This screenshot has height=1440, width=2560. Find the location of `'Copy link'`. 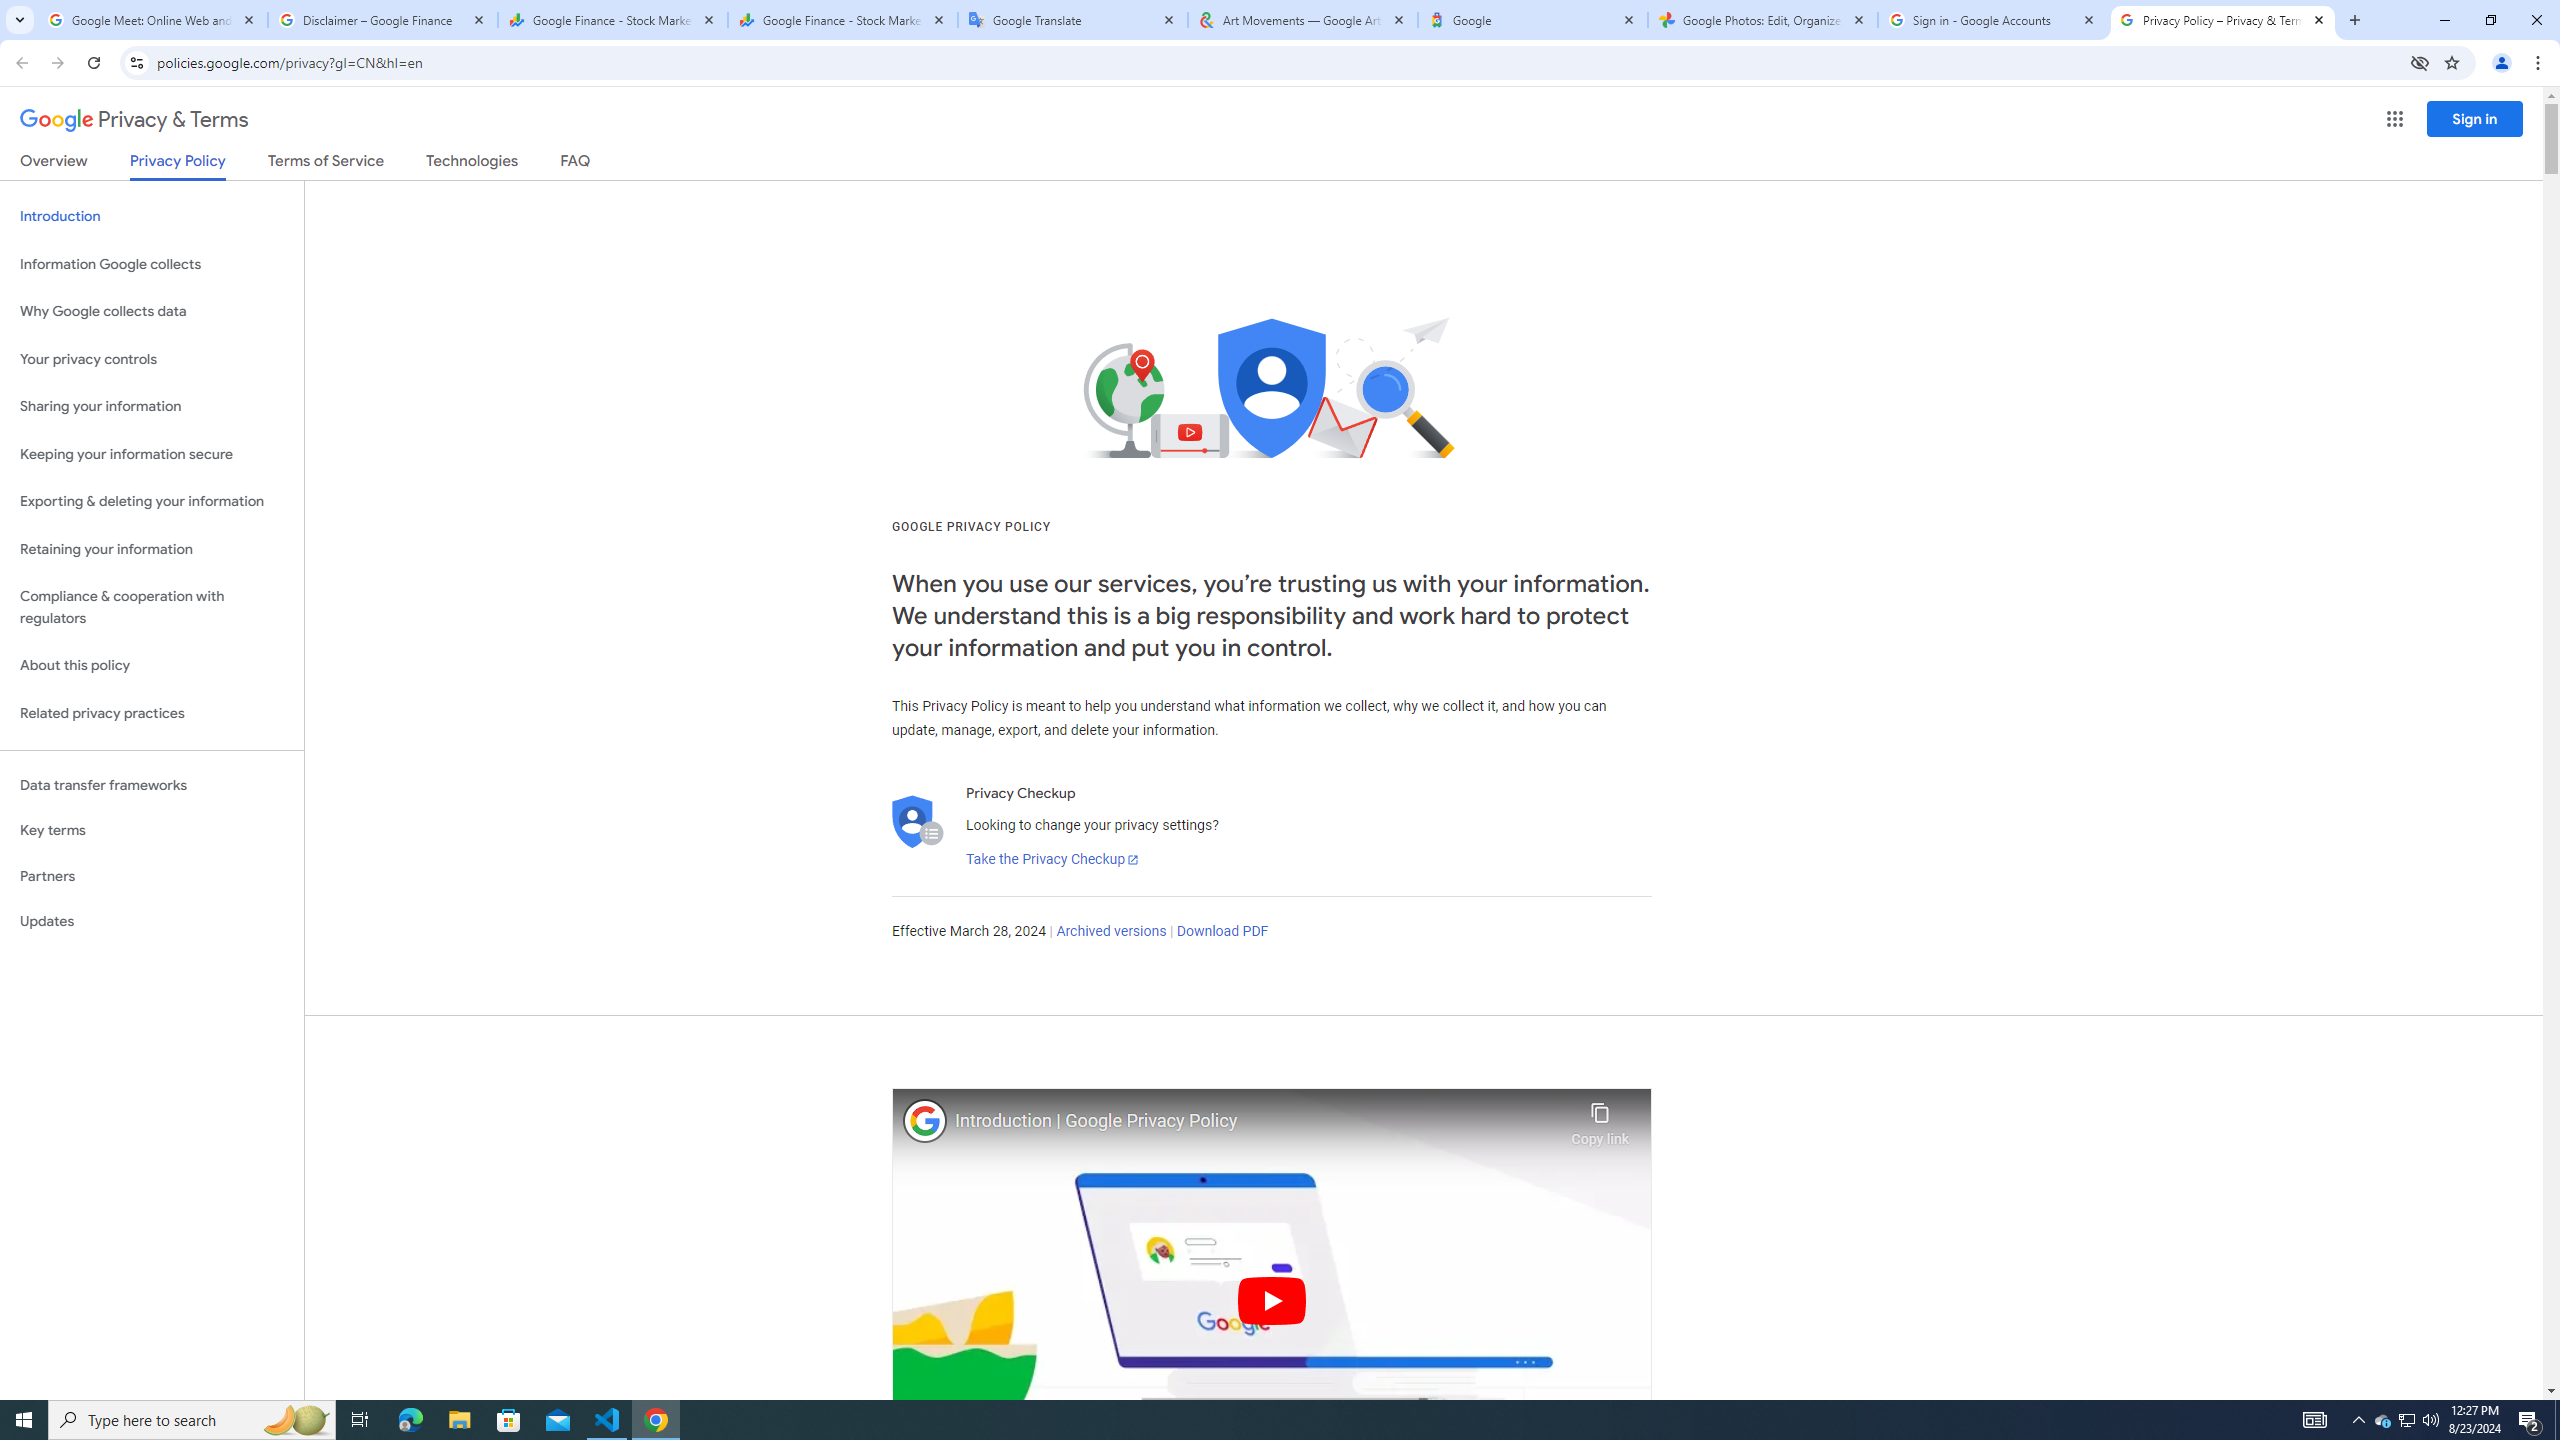

'Copy link' is located at coordinates (1599, 1118).